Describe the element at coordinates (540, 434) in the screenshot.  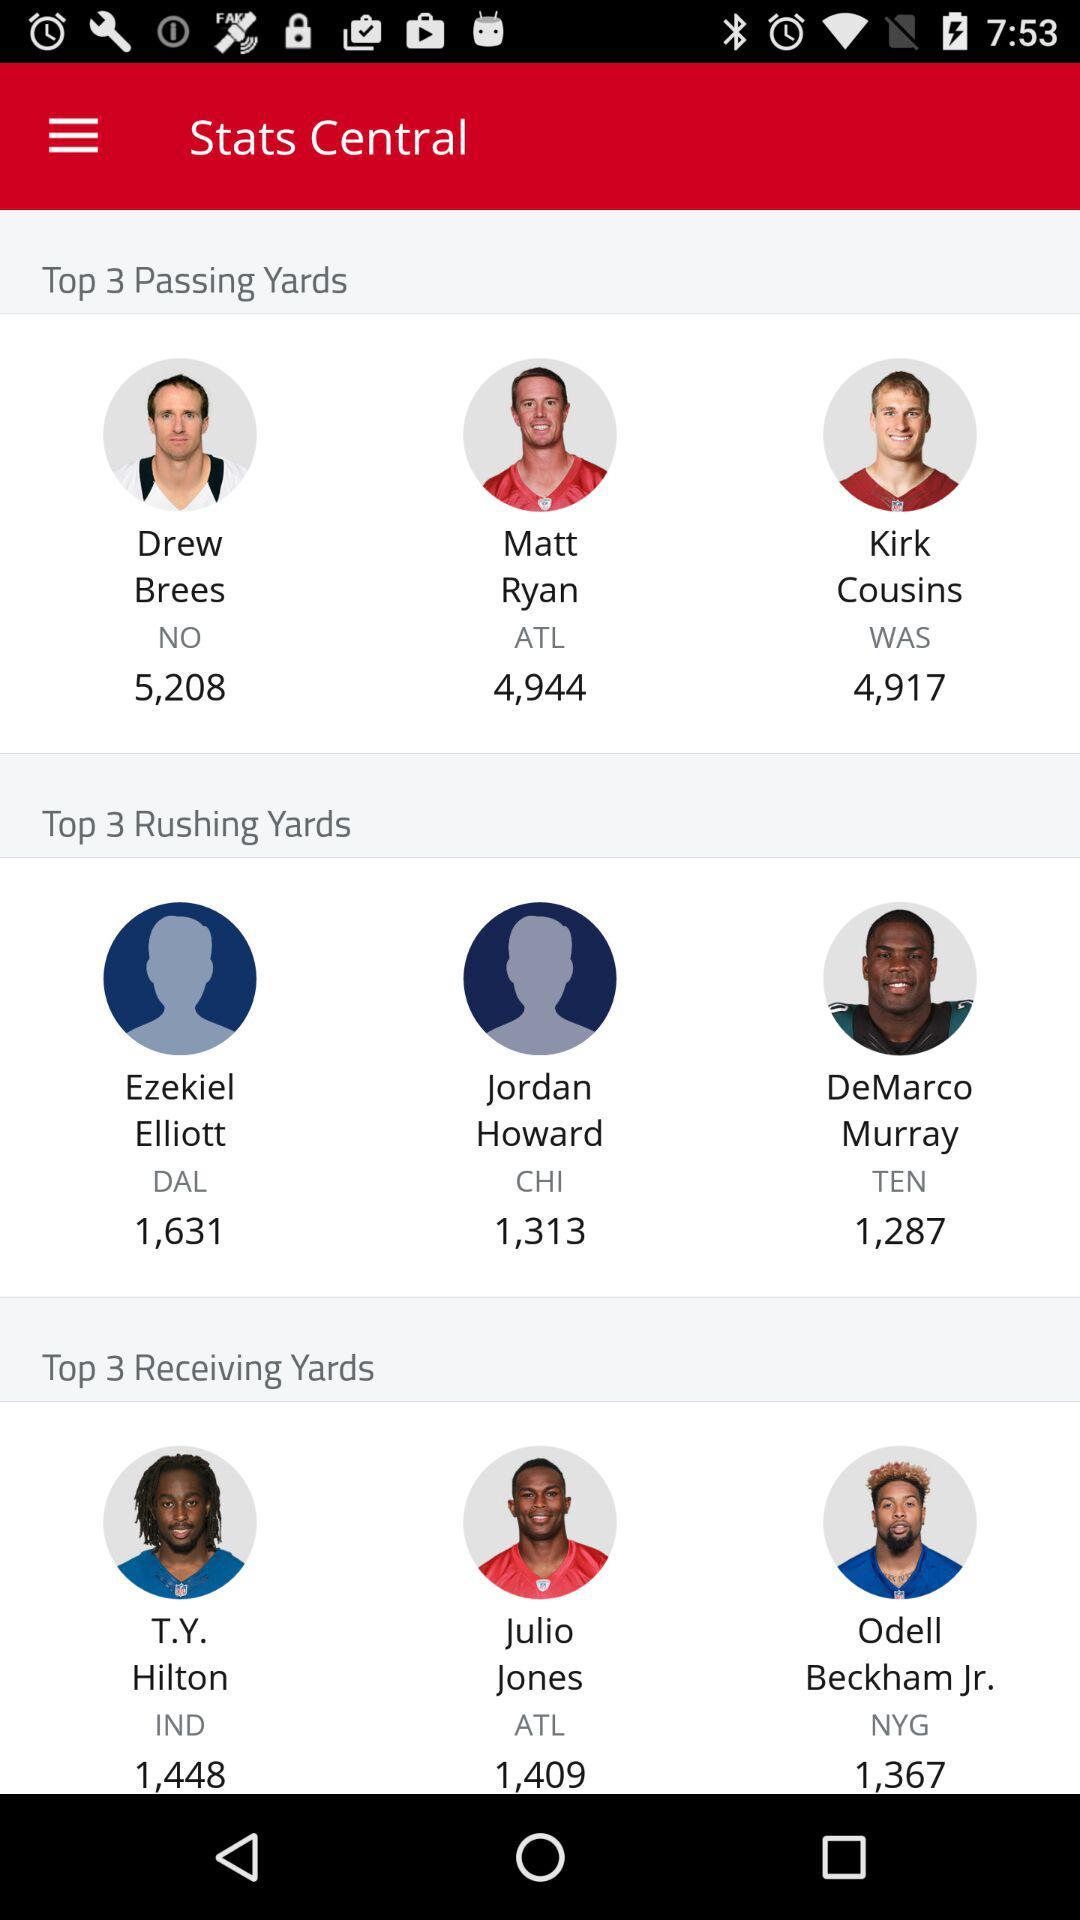
I see `goes to stats` at that location.